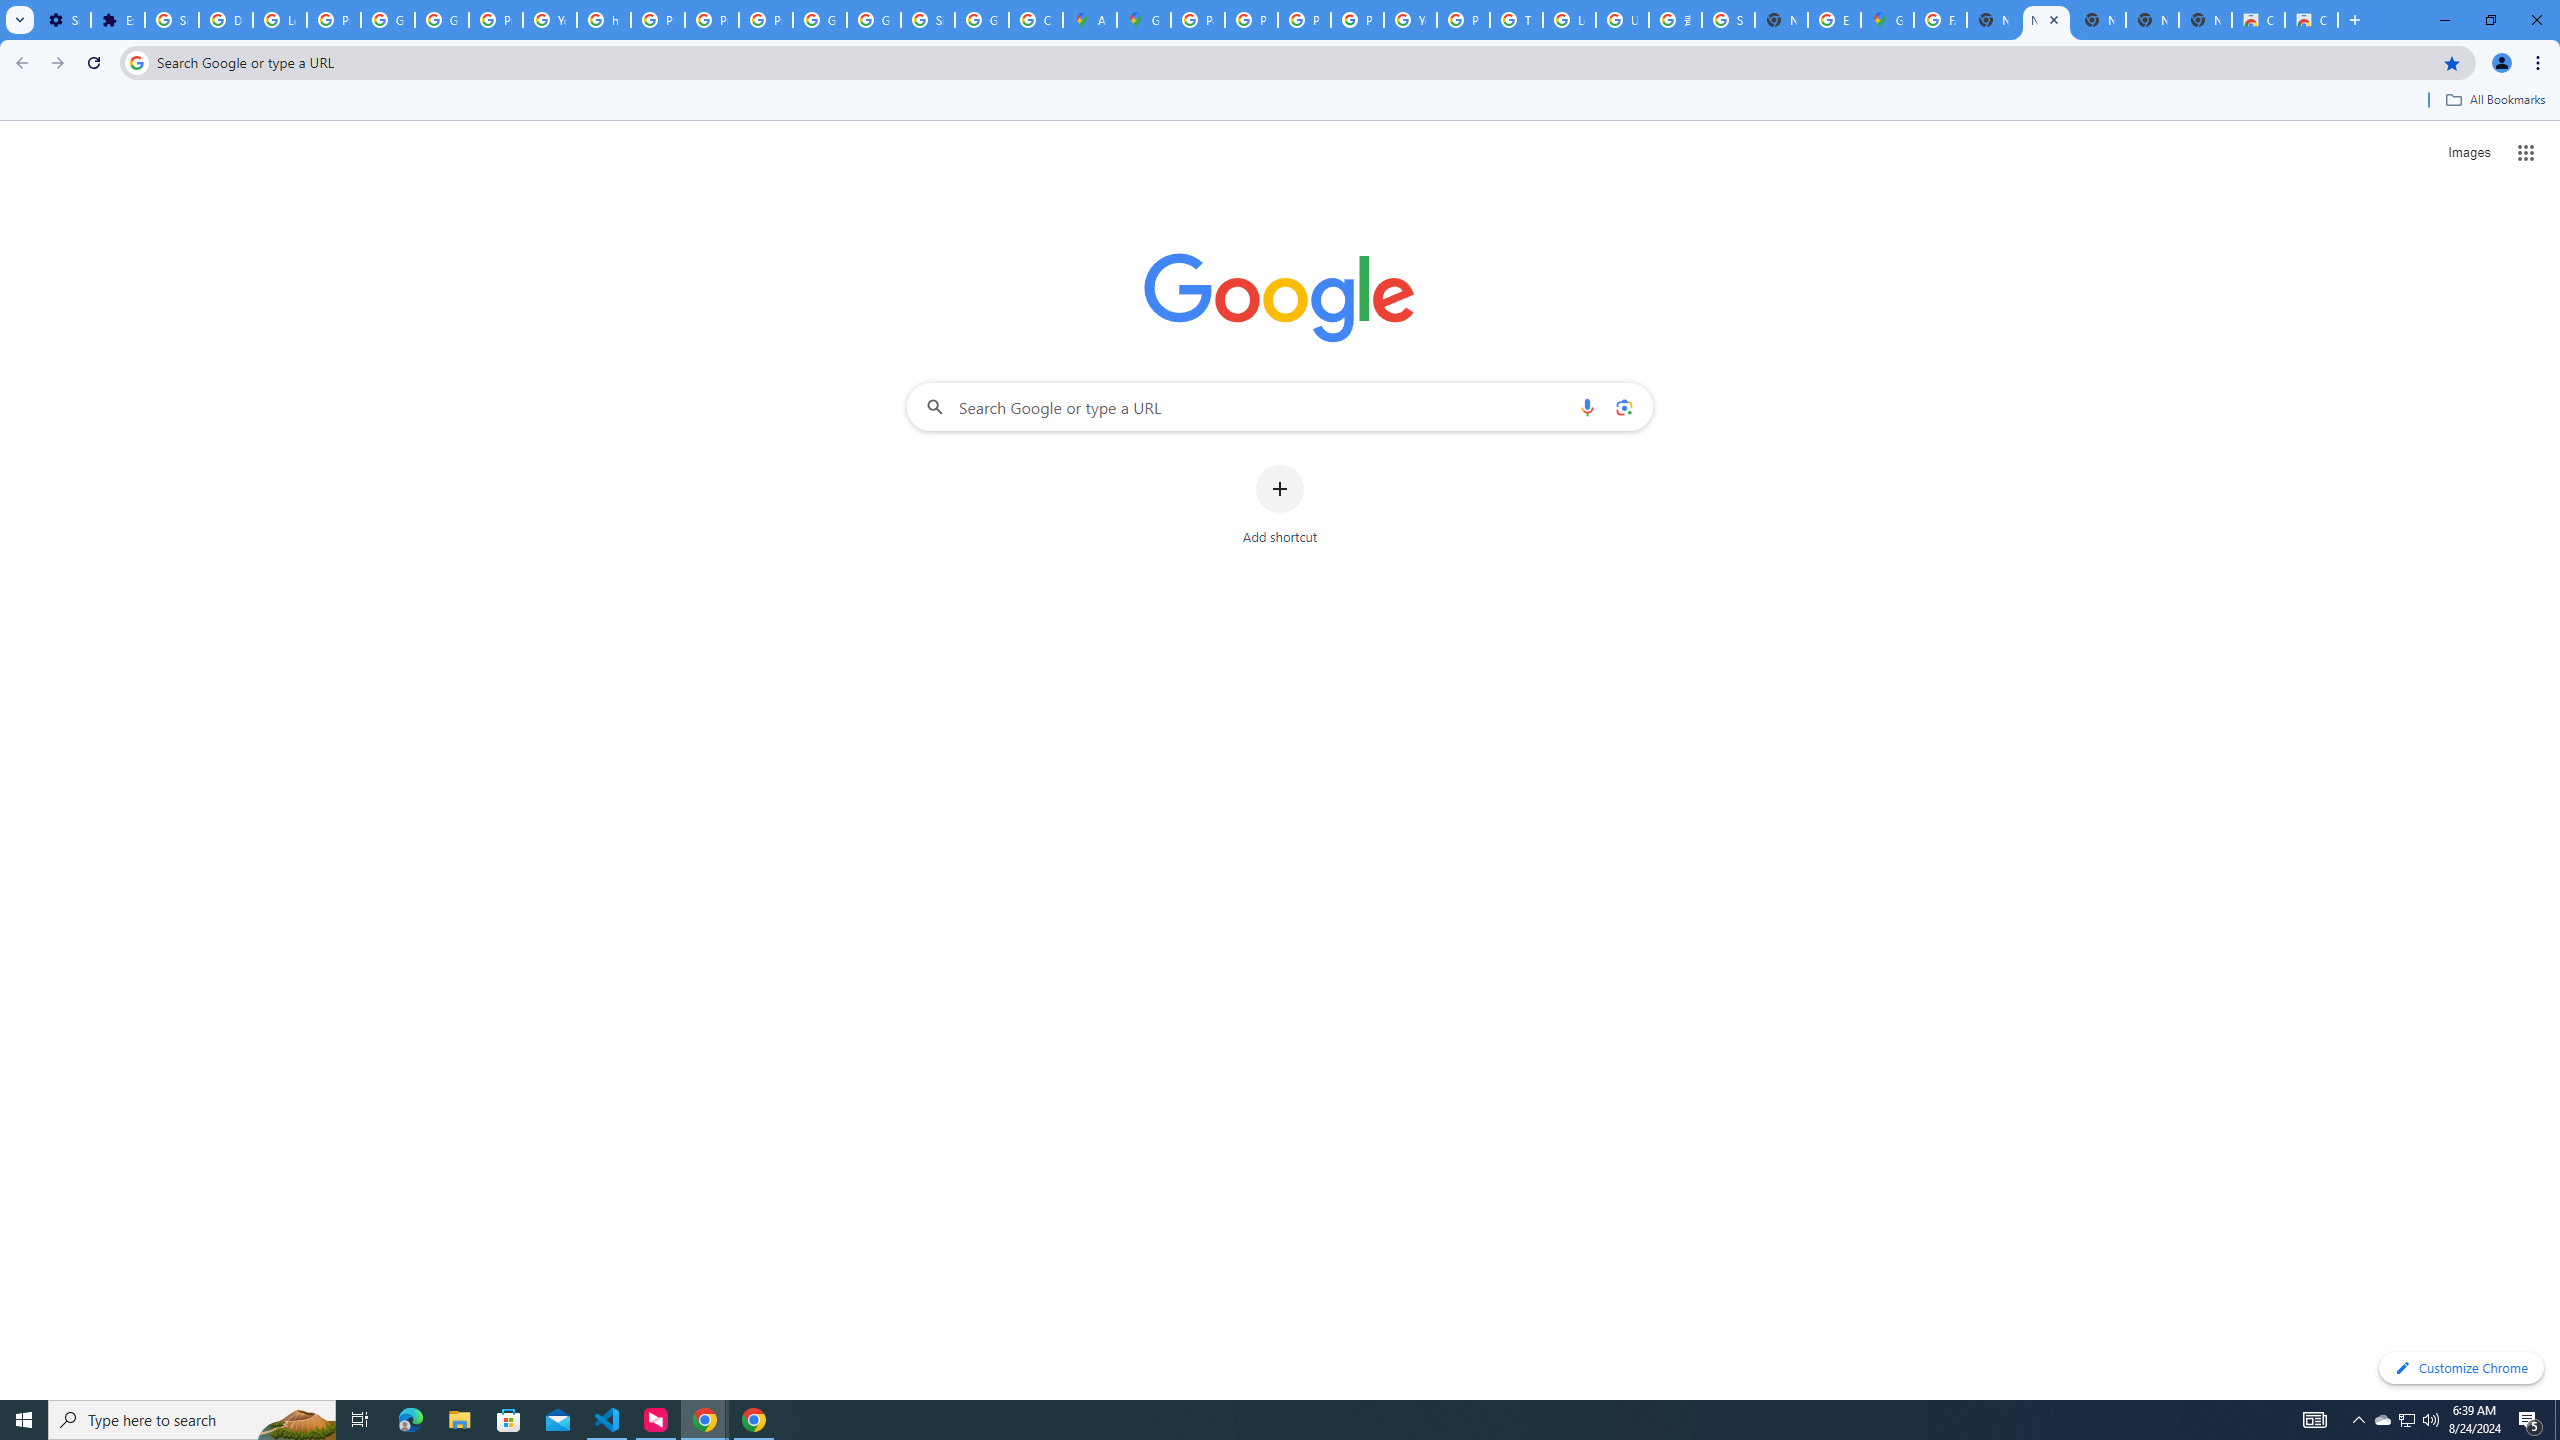  Describe the element at coordinates (1516, 19) in the screenshot. I see `'Tips & tricks for Chrome - Google Chrome Help'` at that location.